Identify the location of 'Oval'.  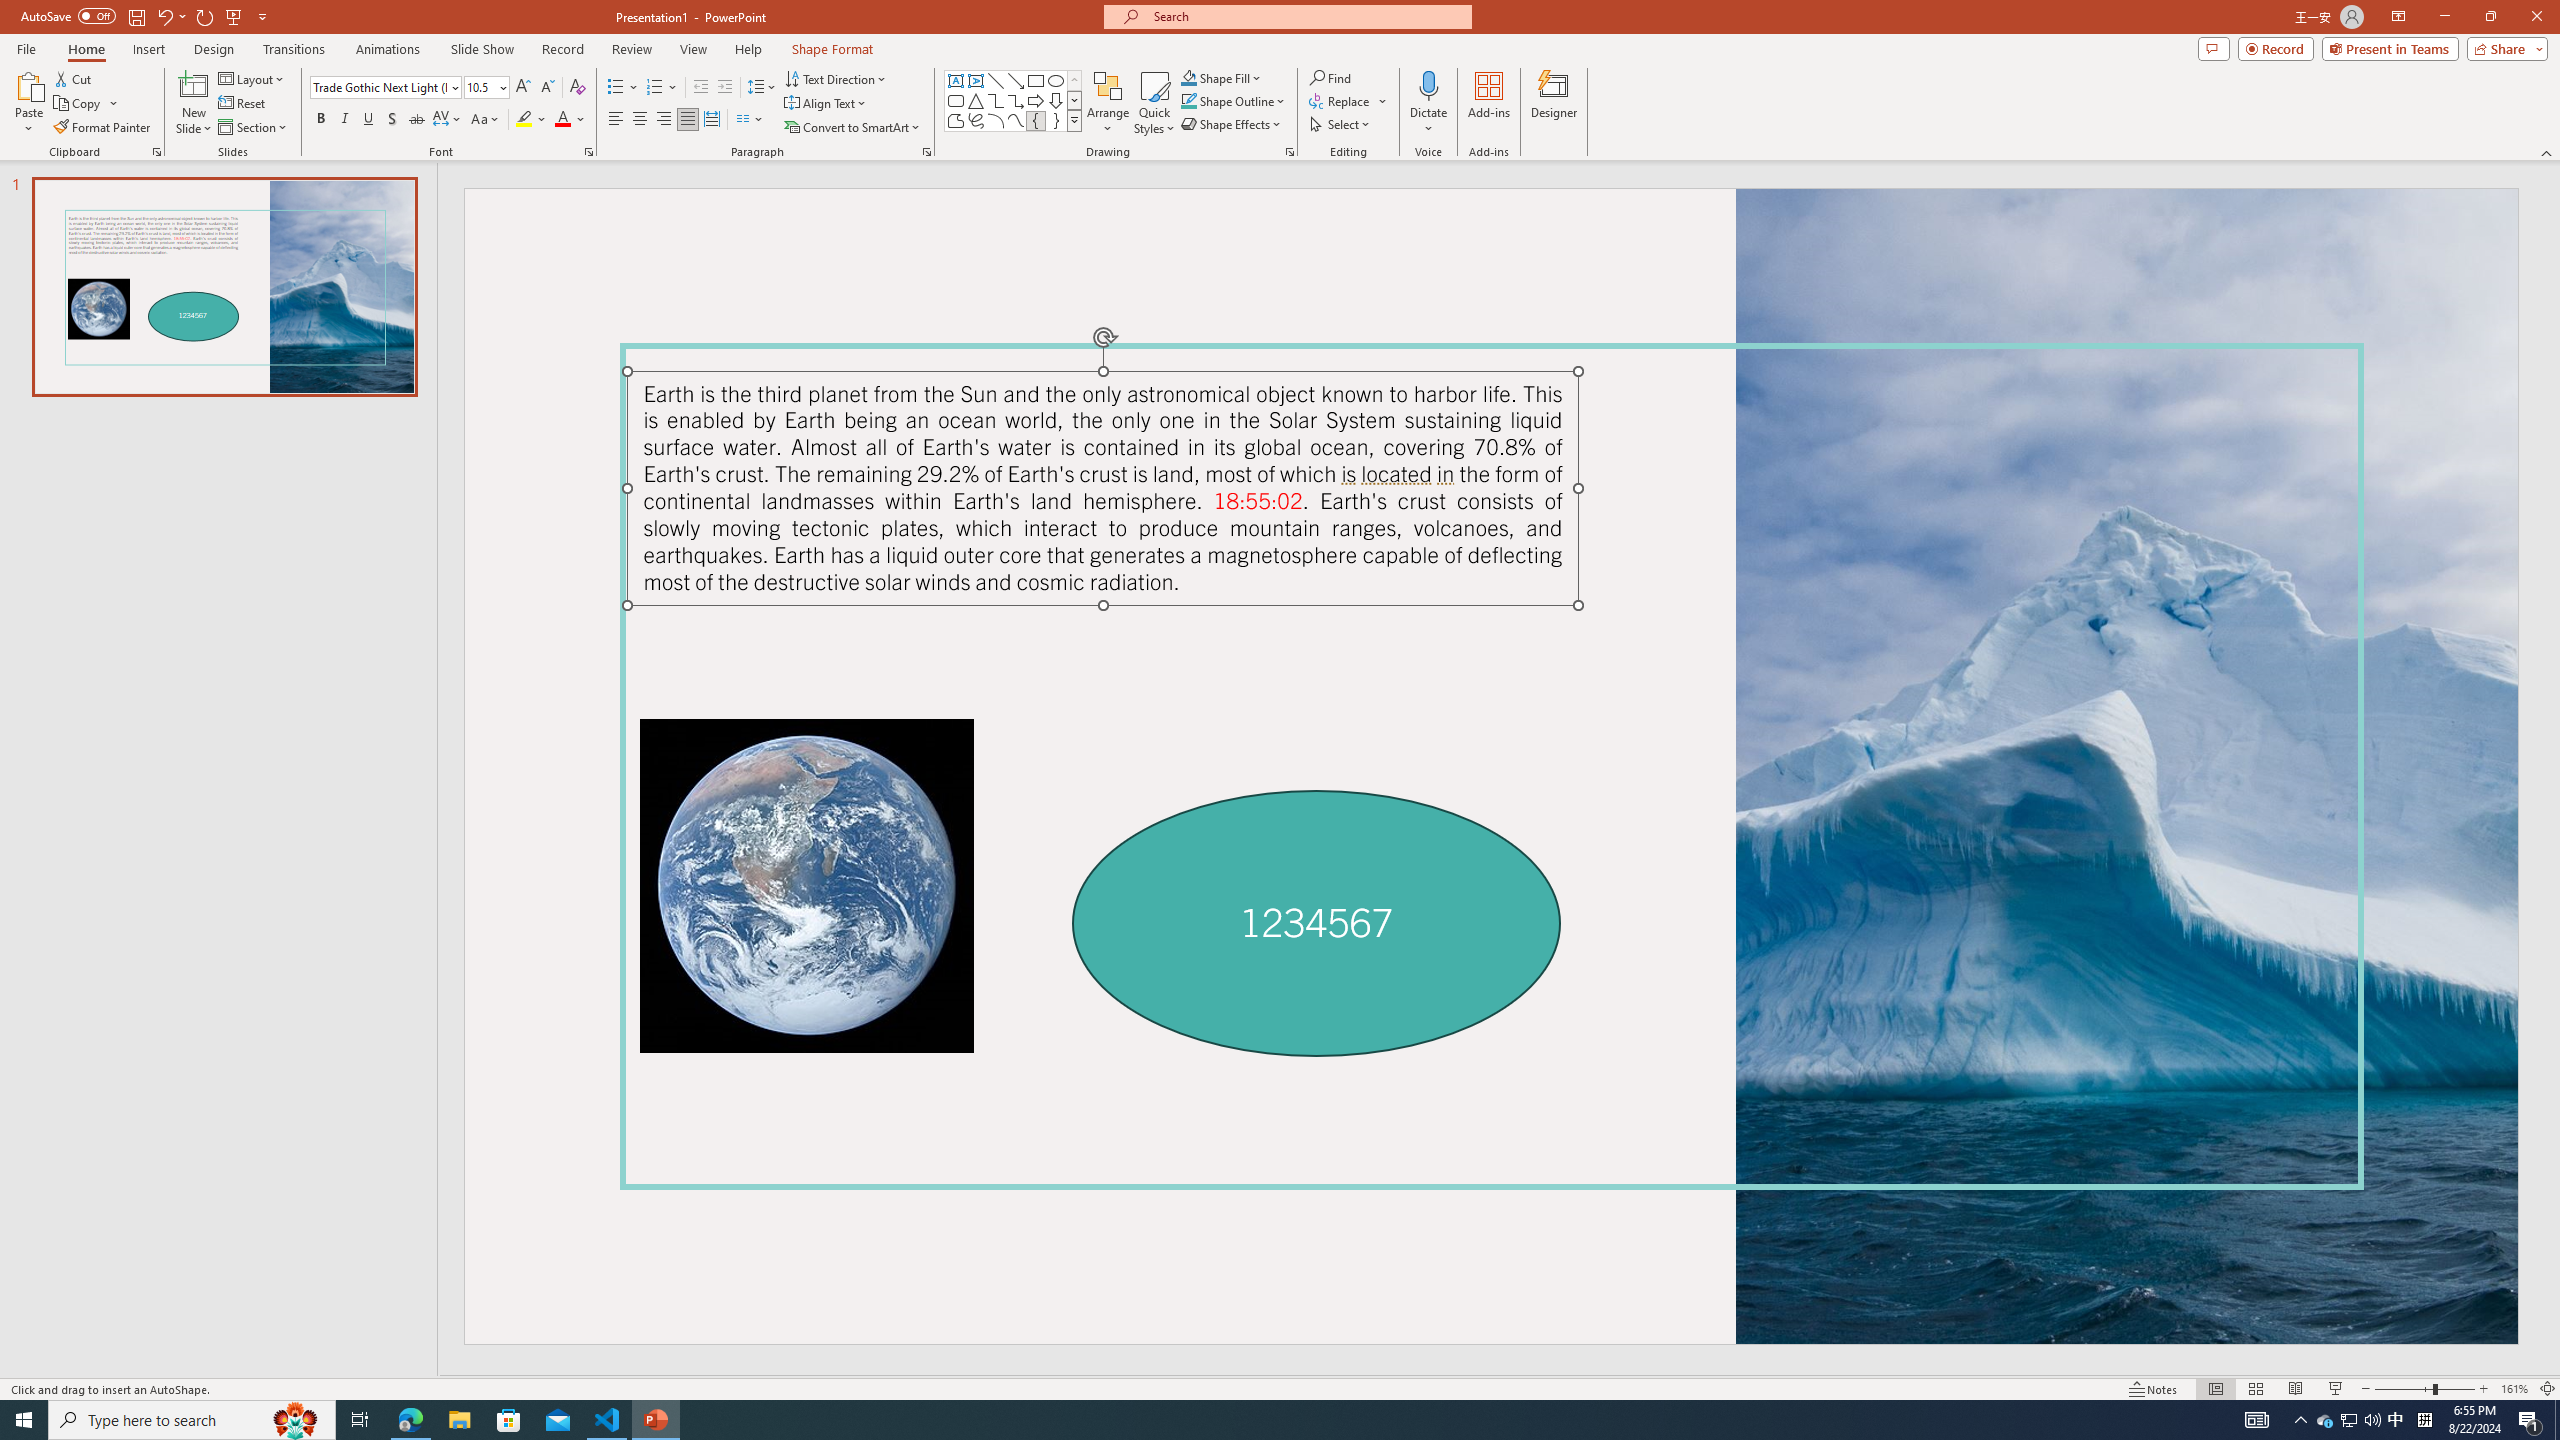
(1055, 80).